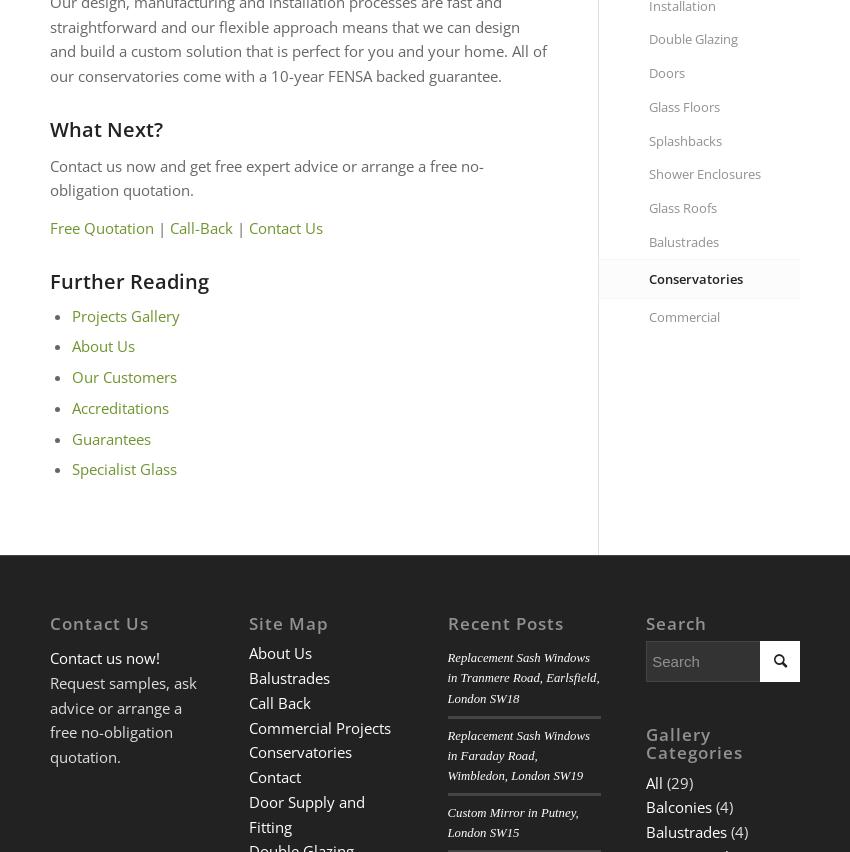  I want to click on 'Replacement Sash Windows in Tranmere Road, Earlsfield, London SW18', so click(446, 678).